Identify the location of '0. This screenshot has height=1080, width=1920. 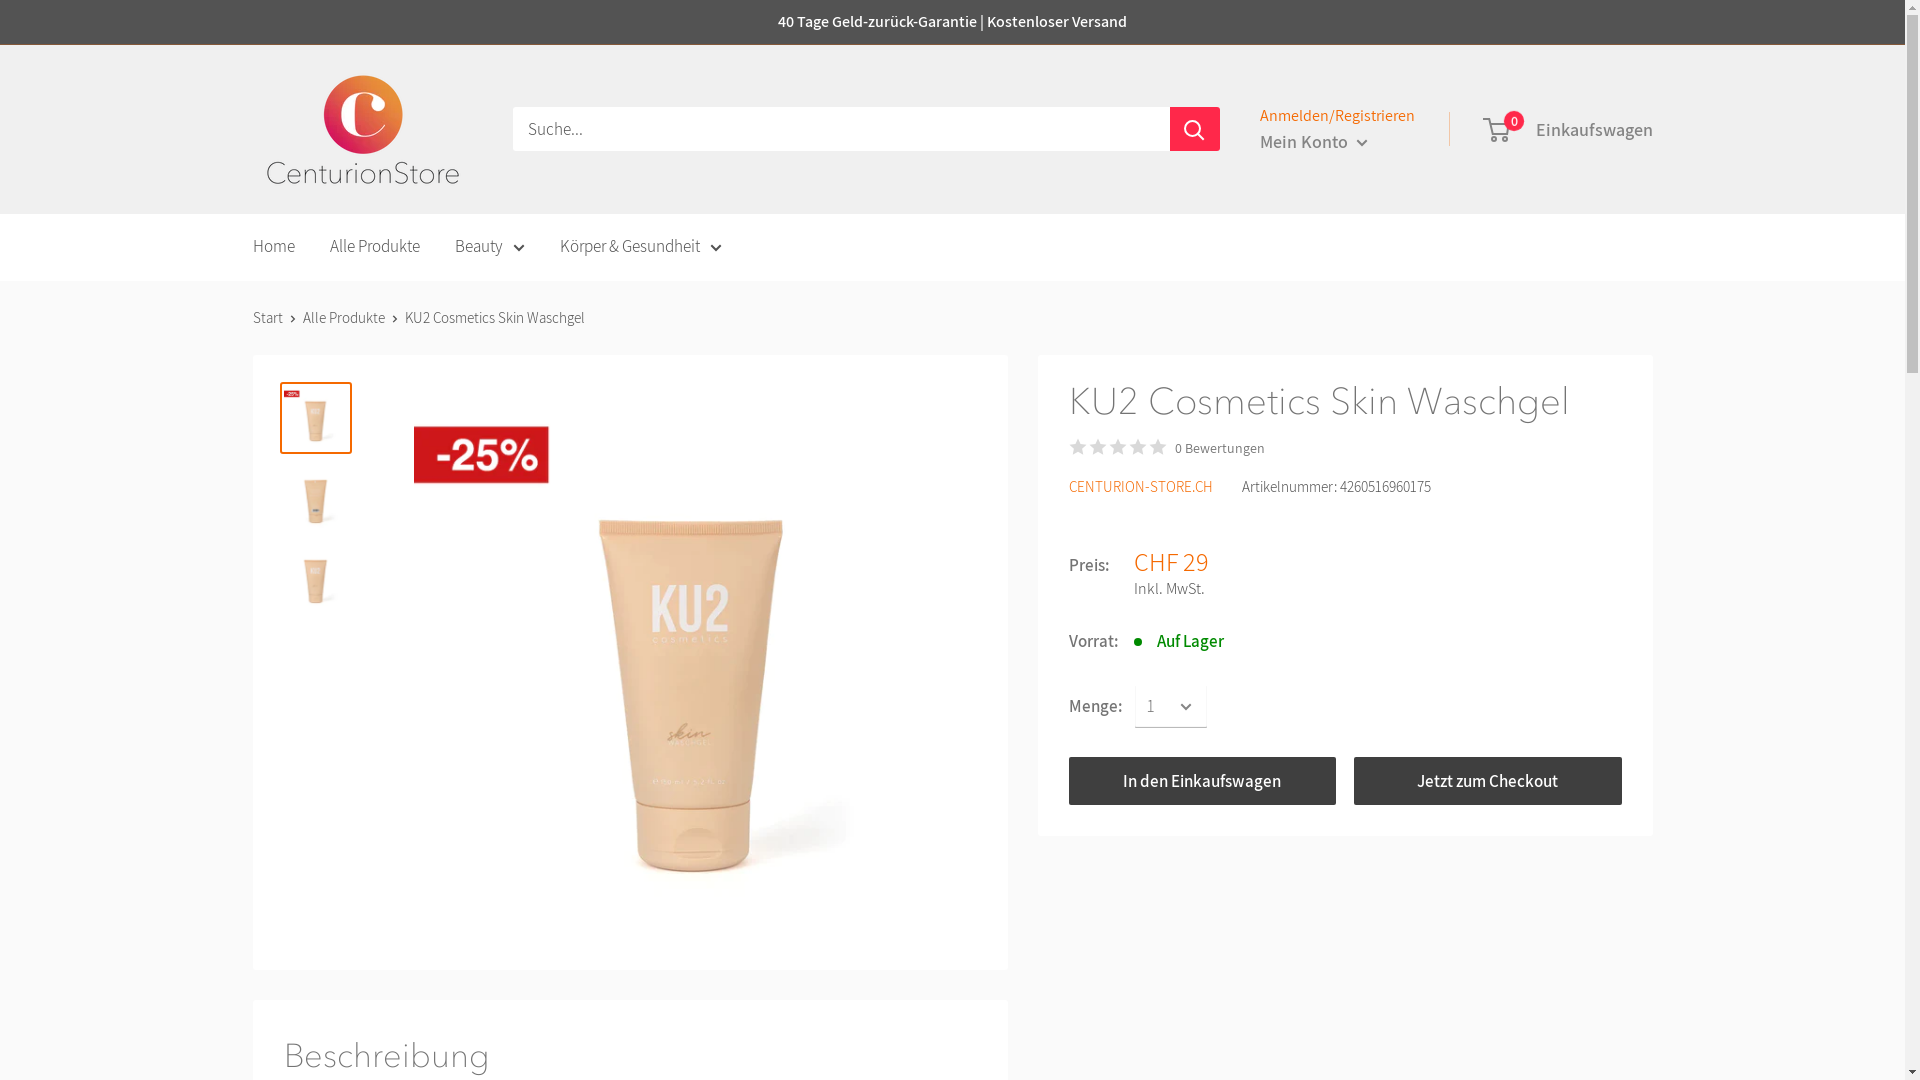
(1567, 130).